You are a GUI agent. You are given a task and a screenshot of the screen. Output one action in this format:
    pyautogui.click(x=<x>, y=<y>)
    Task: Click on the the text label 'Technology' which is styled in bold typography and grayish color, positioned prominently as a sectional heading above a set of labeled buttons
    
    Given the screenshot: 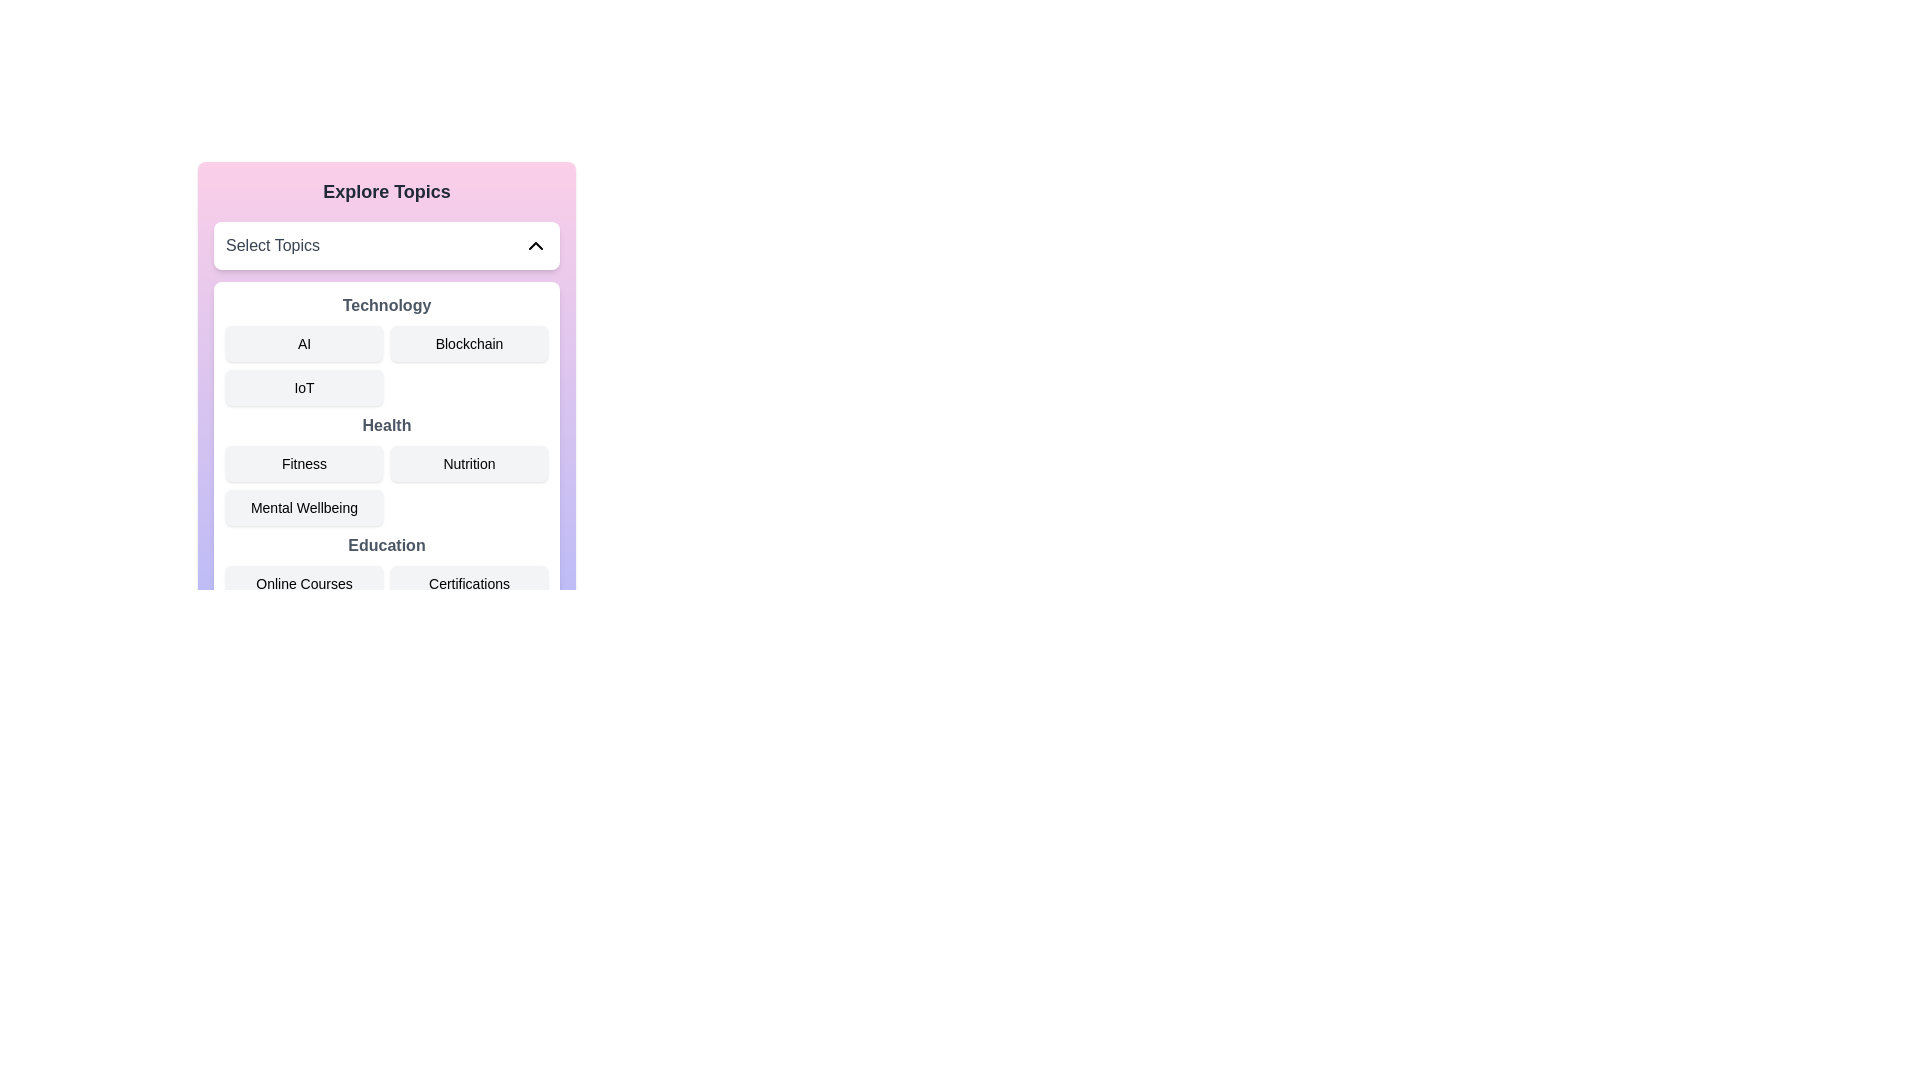 What is the action you would take?
    pyautogui.click(x=387, y=305)
    